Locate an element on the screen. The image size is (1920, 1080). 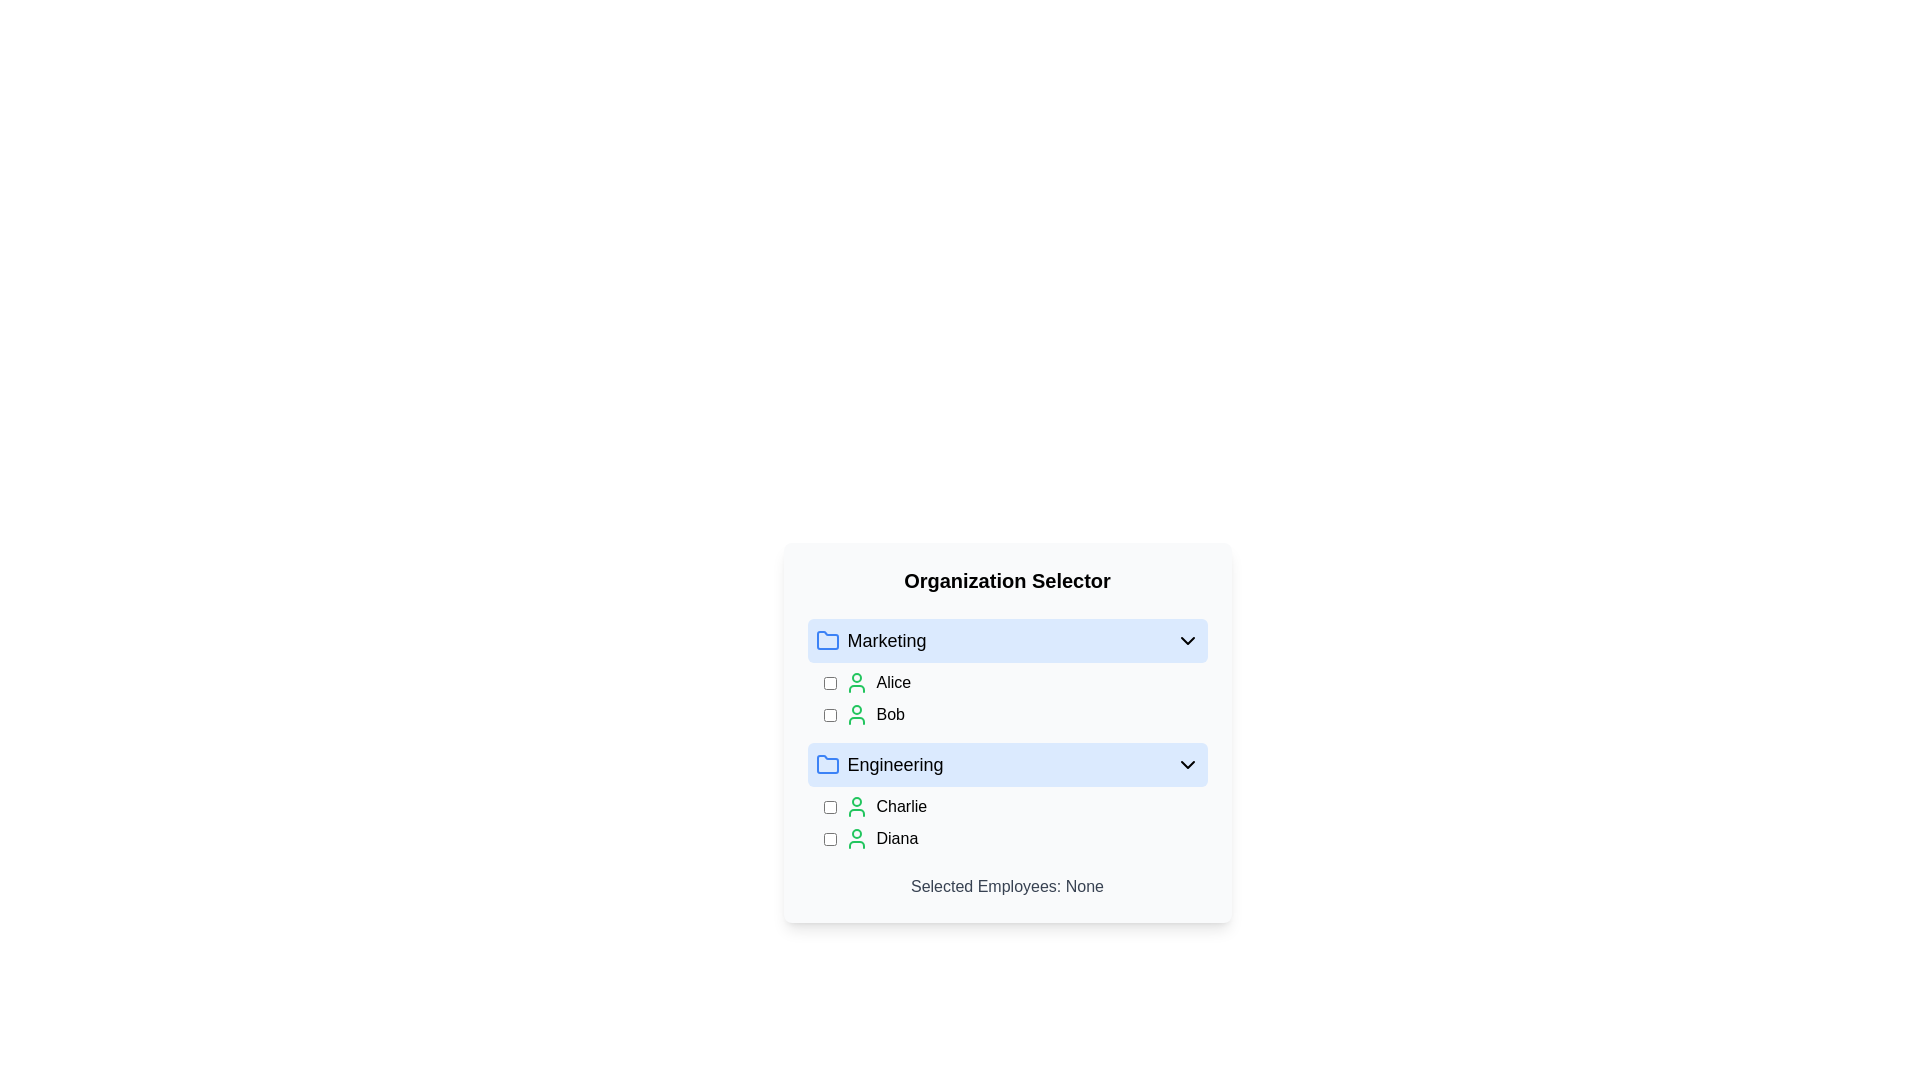
the text label 'Bob' located in the 'Marketing' section, which is the second entry in the list is located at coordinates (889, 713).